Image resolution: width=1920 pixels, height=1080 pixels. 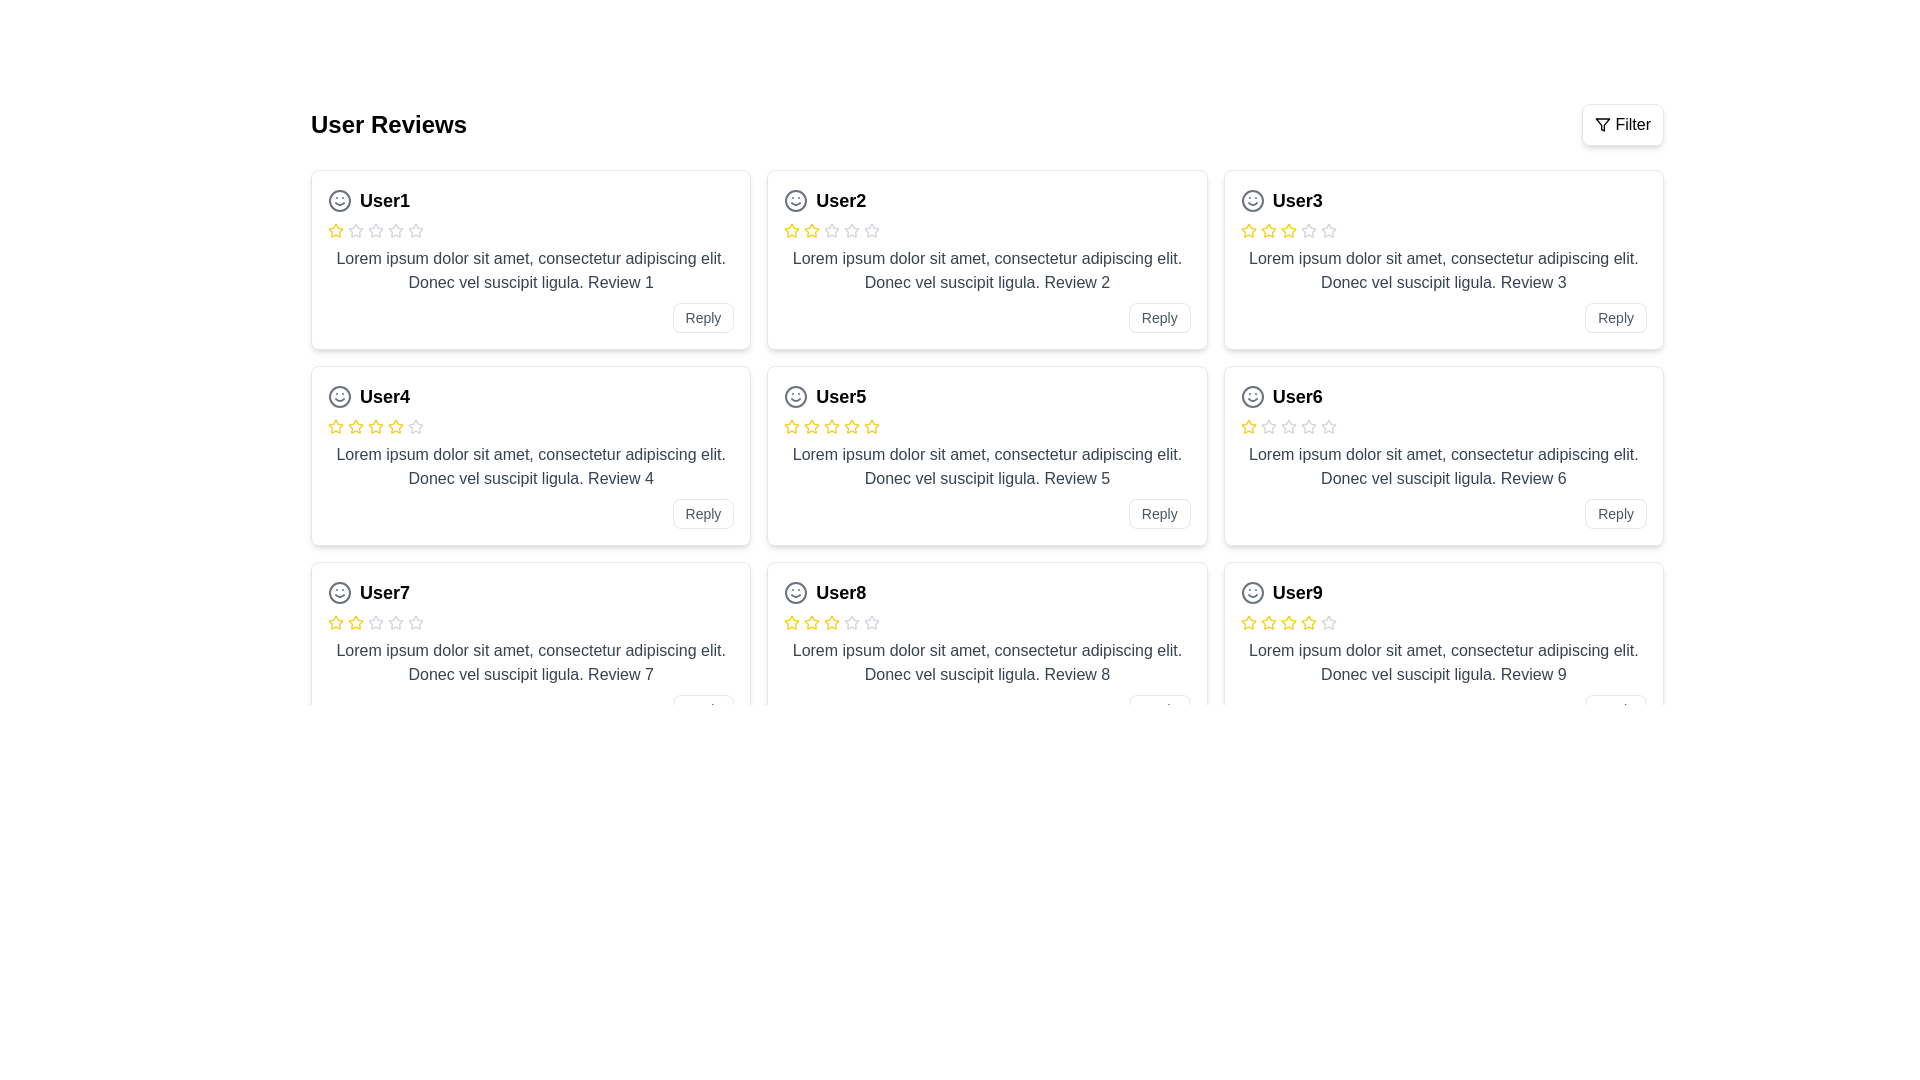 What do you see at coordinates (1603, 124) in the screenshot?
I see `the triangular filter icon located to the left of the 'Filter' label` at bounding box center [1603, 124].